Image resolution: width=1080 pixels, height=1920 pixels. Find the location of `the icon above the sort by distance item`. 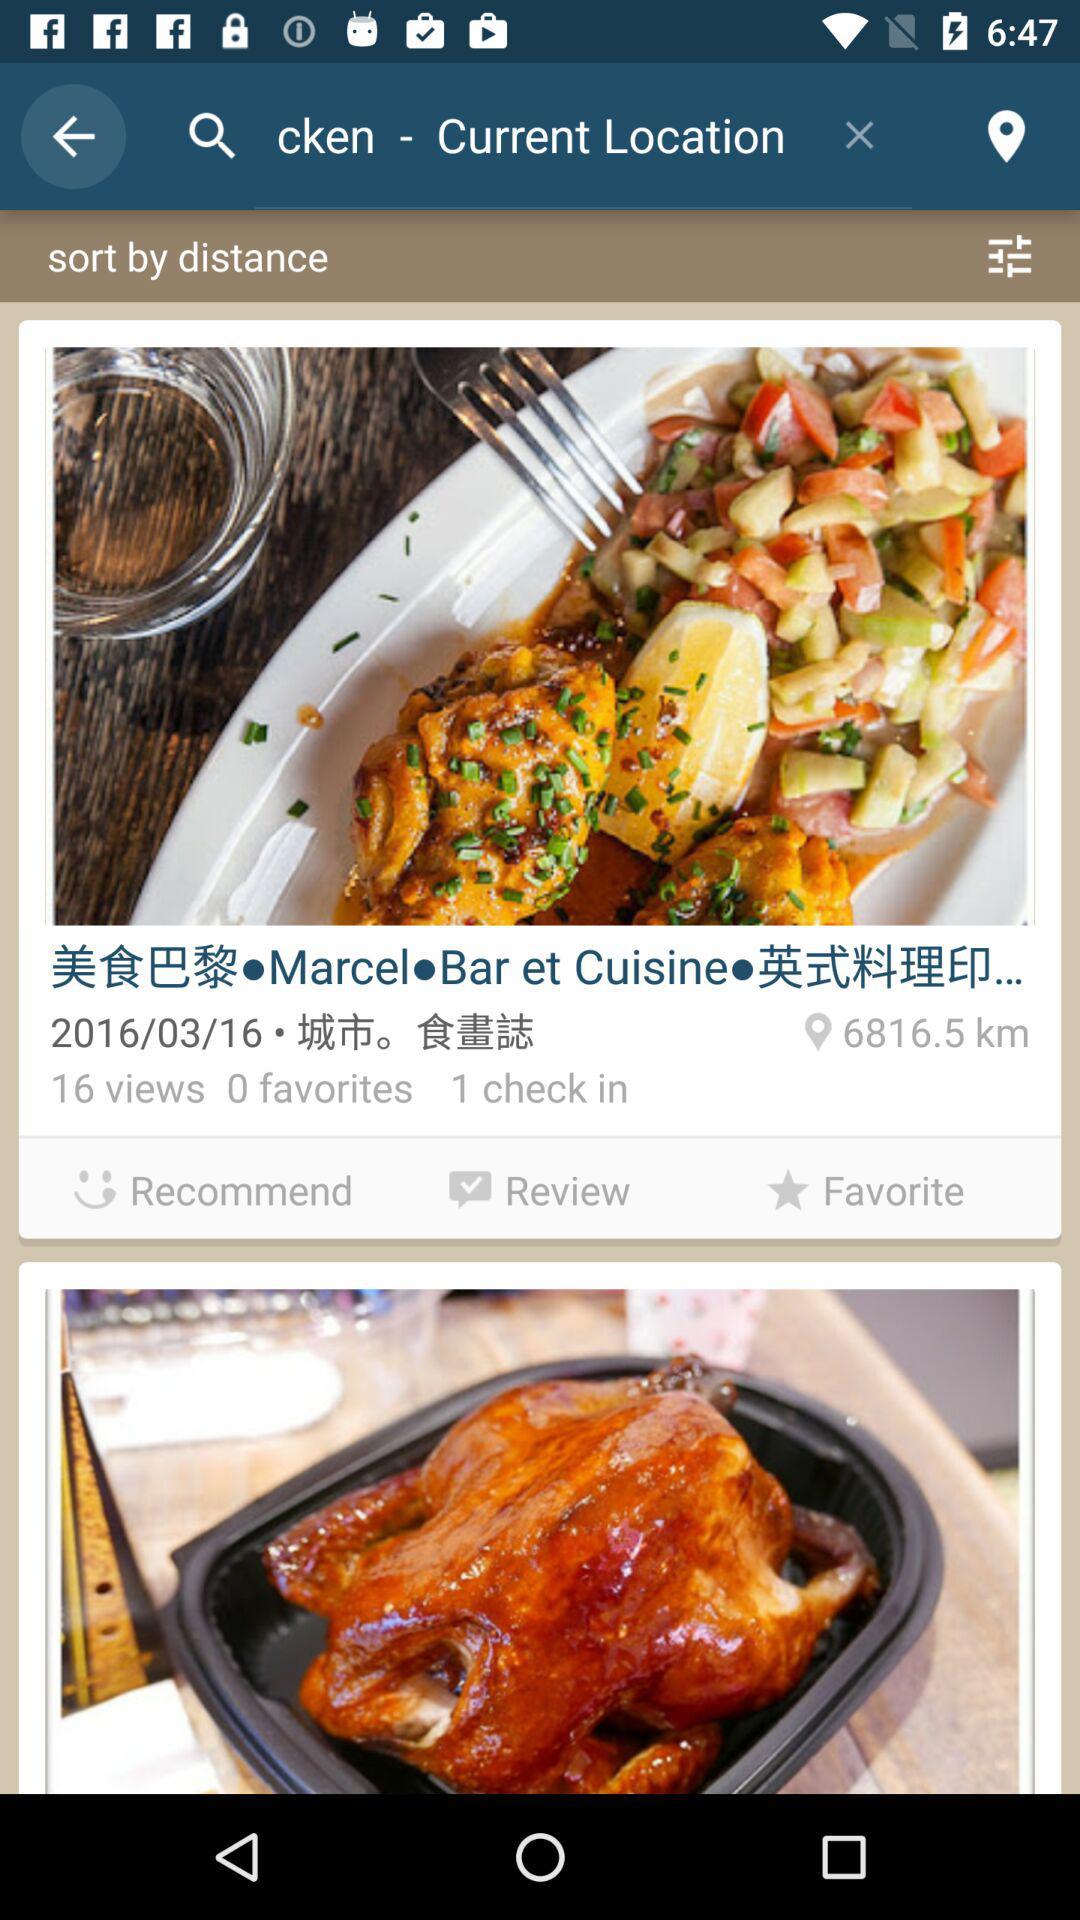

the icon above the sort by distance item is located at coordinates (858, 133).